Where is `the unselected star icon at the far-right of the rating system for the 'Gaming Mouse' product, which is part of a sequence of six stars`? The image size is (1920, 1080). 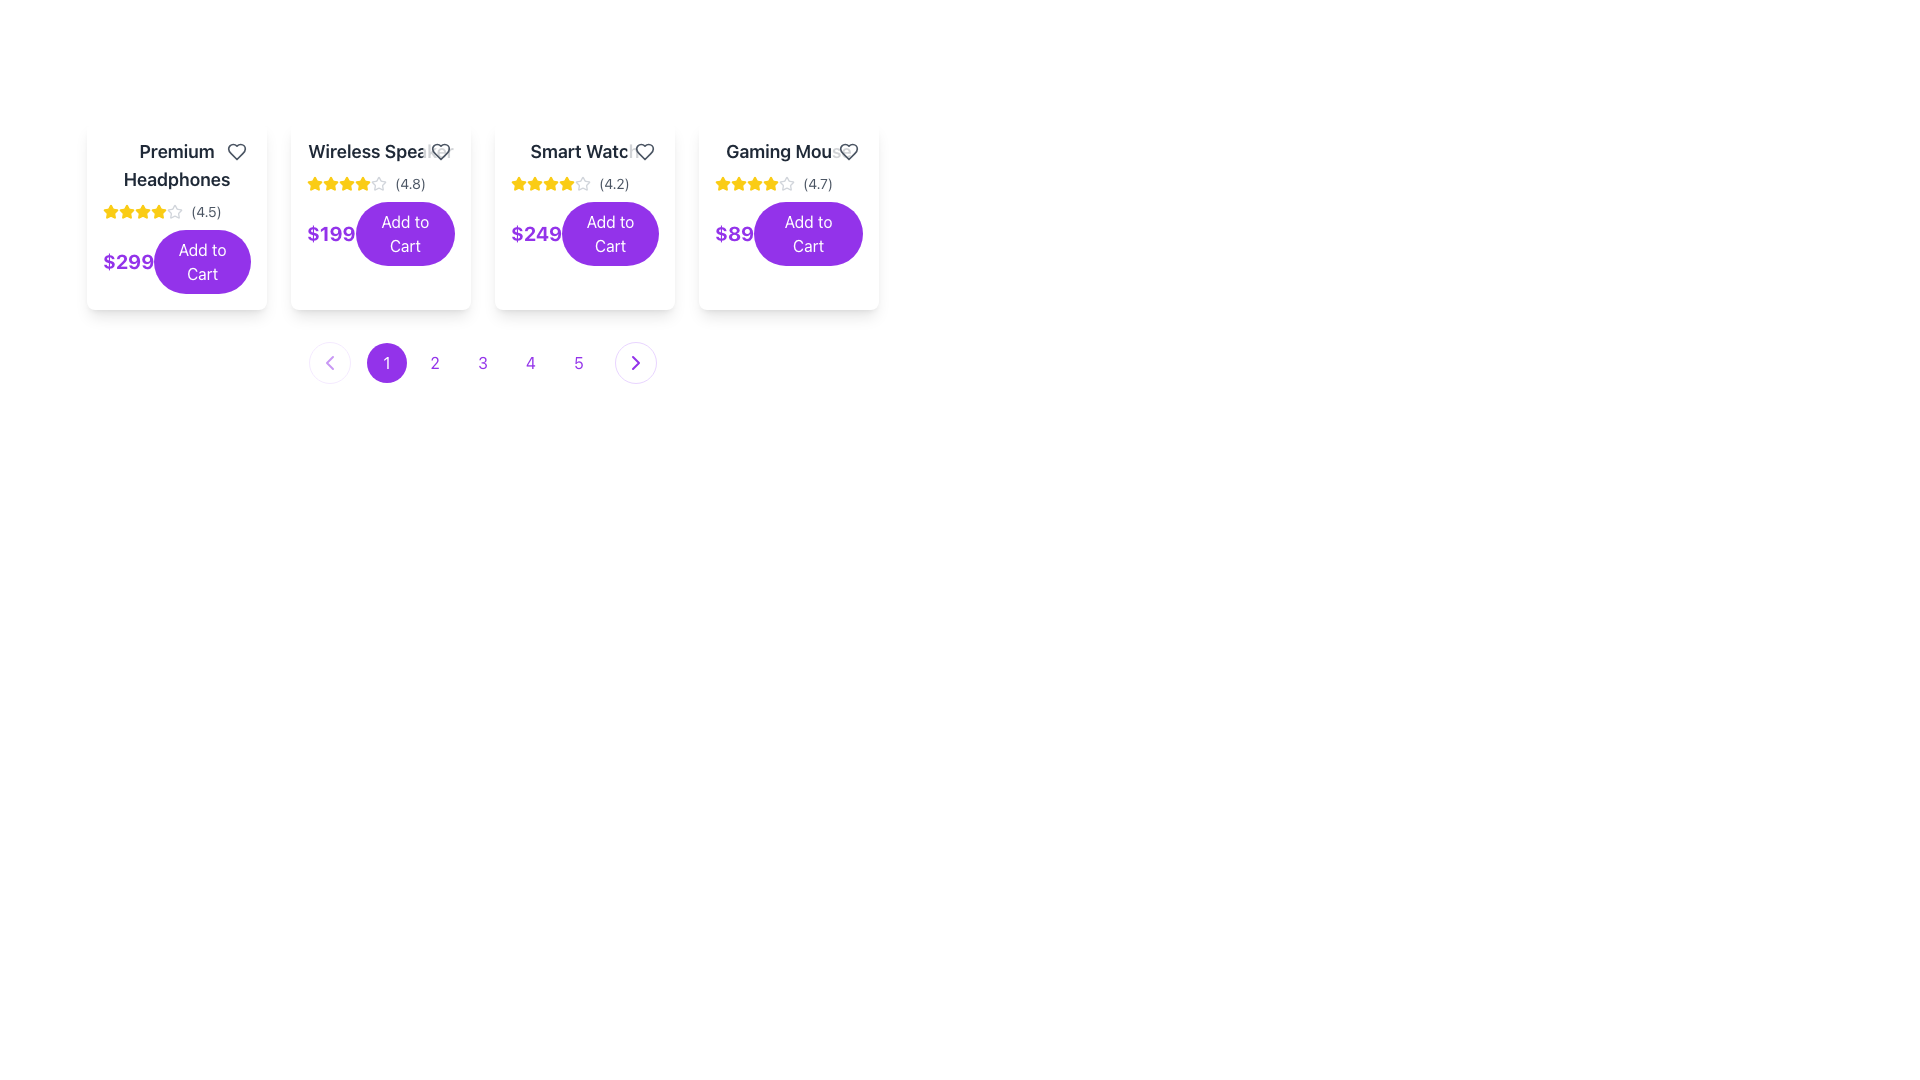 the unselected star icon at the far-right of the rating system for the 'Gaming Mouse' product, which is part of a sequence of six stars is located at coordinates (786, 184).